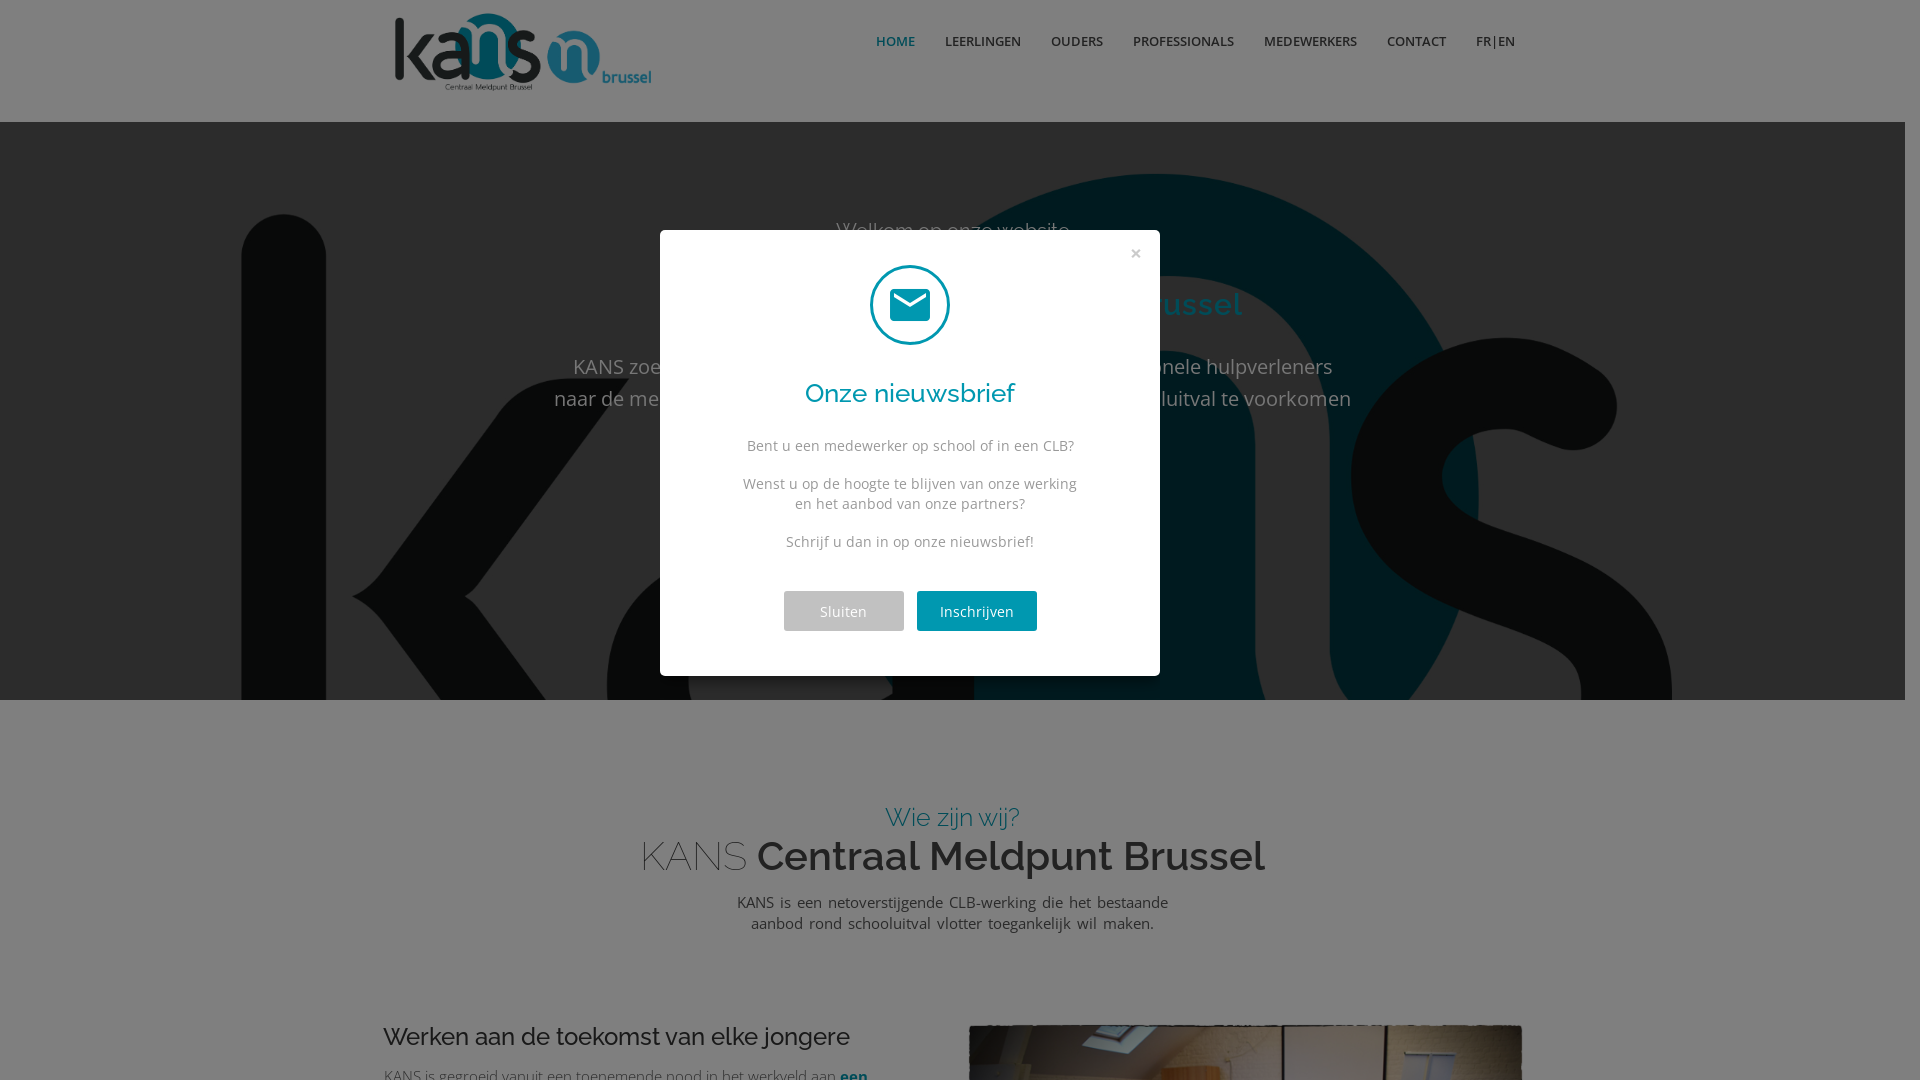 The image size is (1920, 1080). I want to click on 'MEDEWERKERS', so click(1310, 41).